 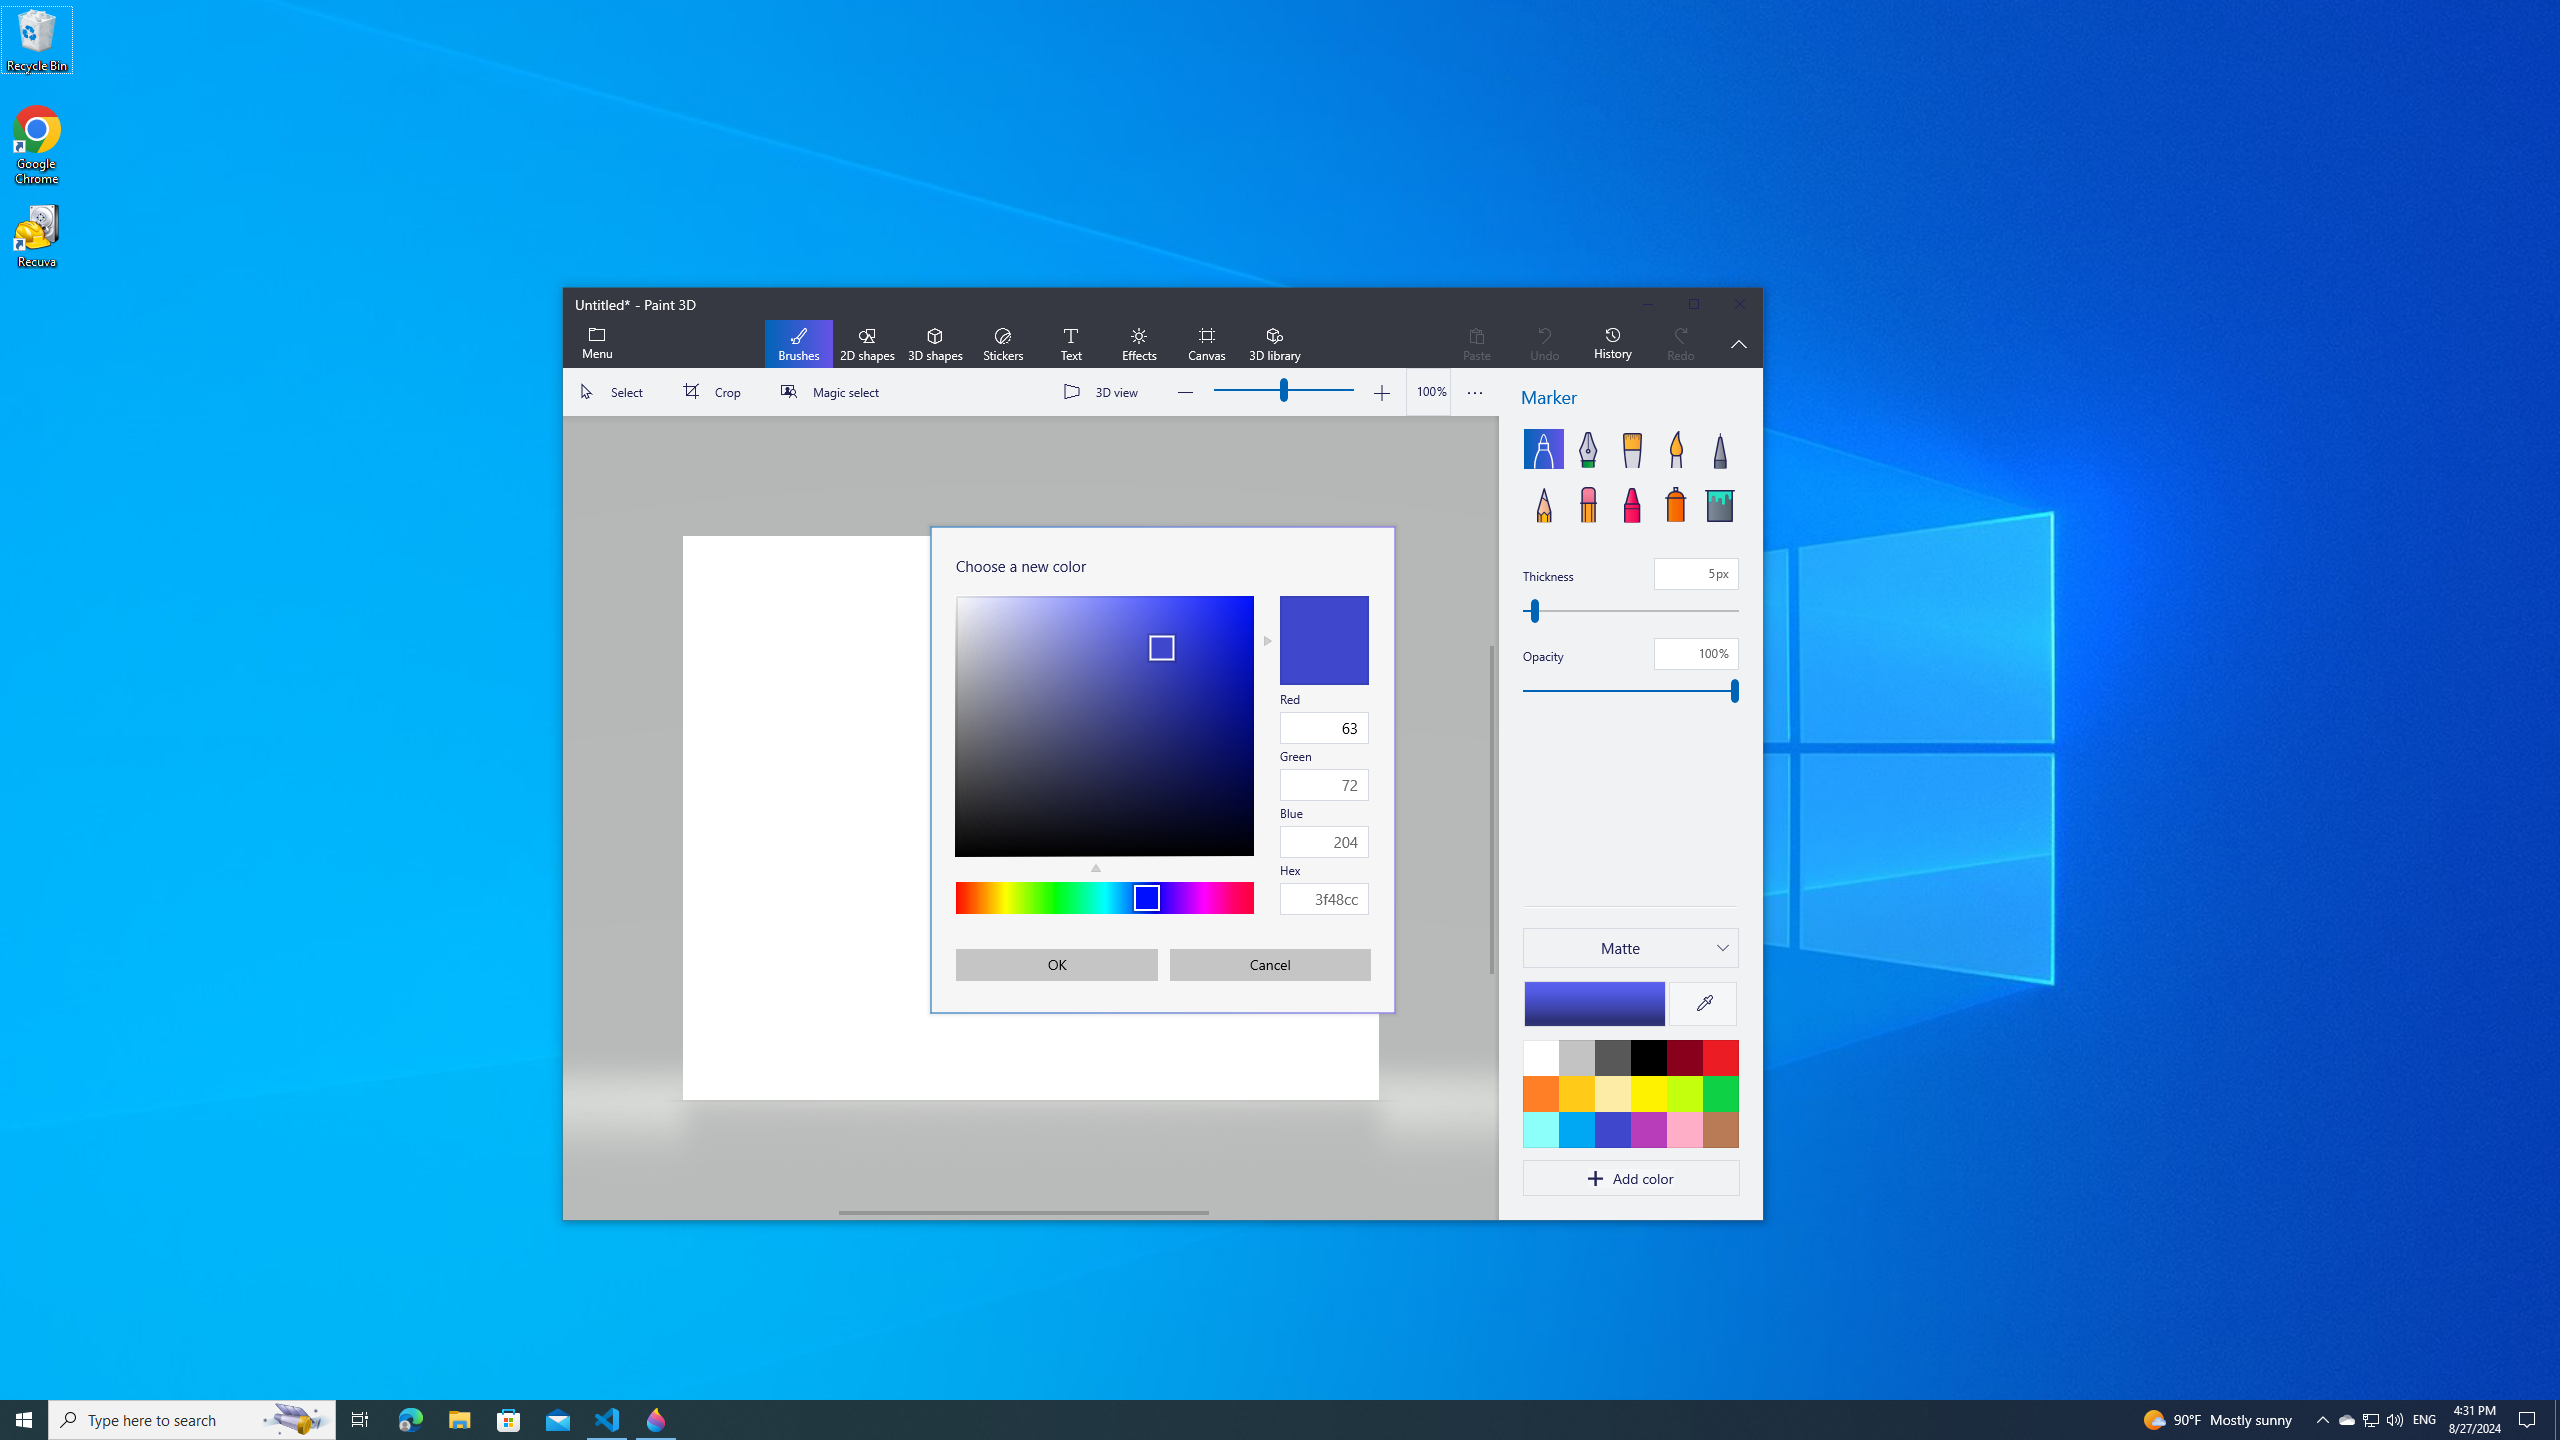 I want to click on 'Visual Studio Code - 1 running window', so click(x=607, y=1418).